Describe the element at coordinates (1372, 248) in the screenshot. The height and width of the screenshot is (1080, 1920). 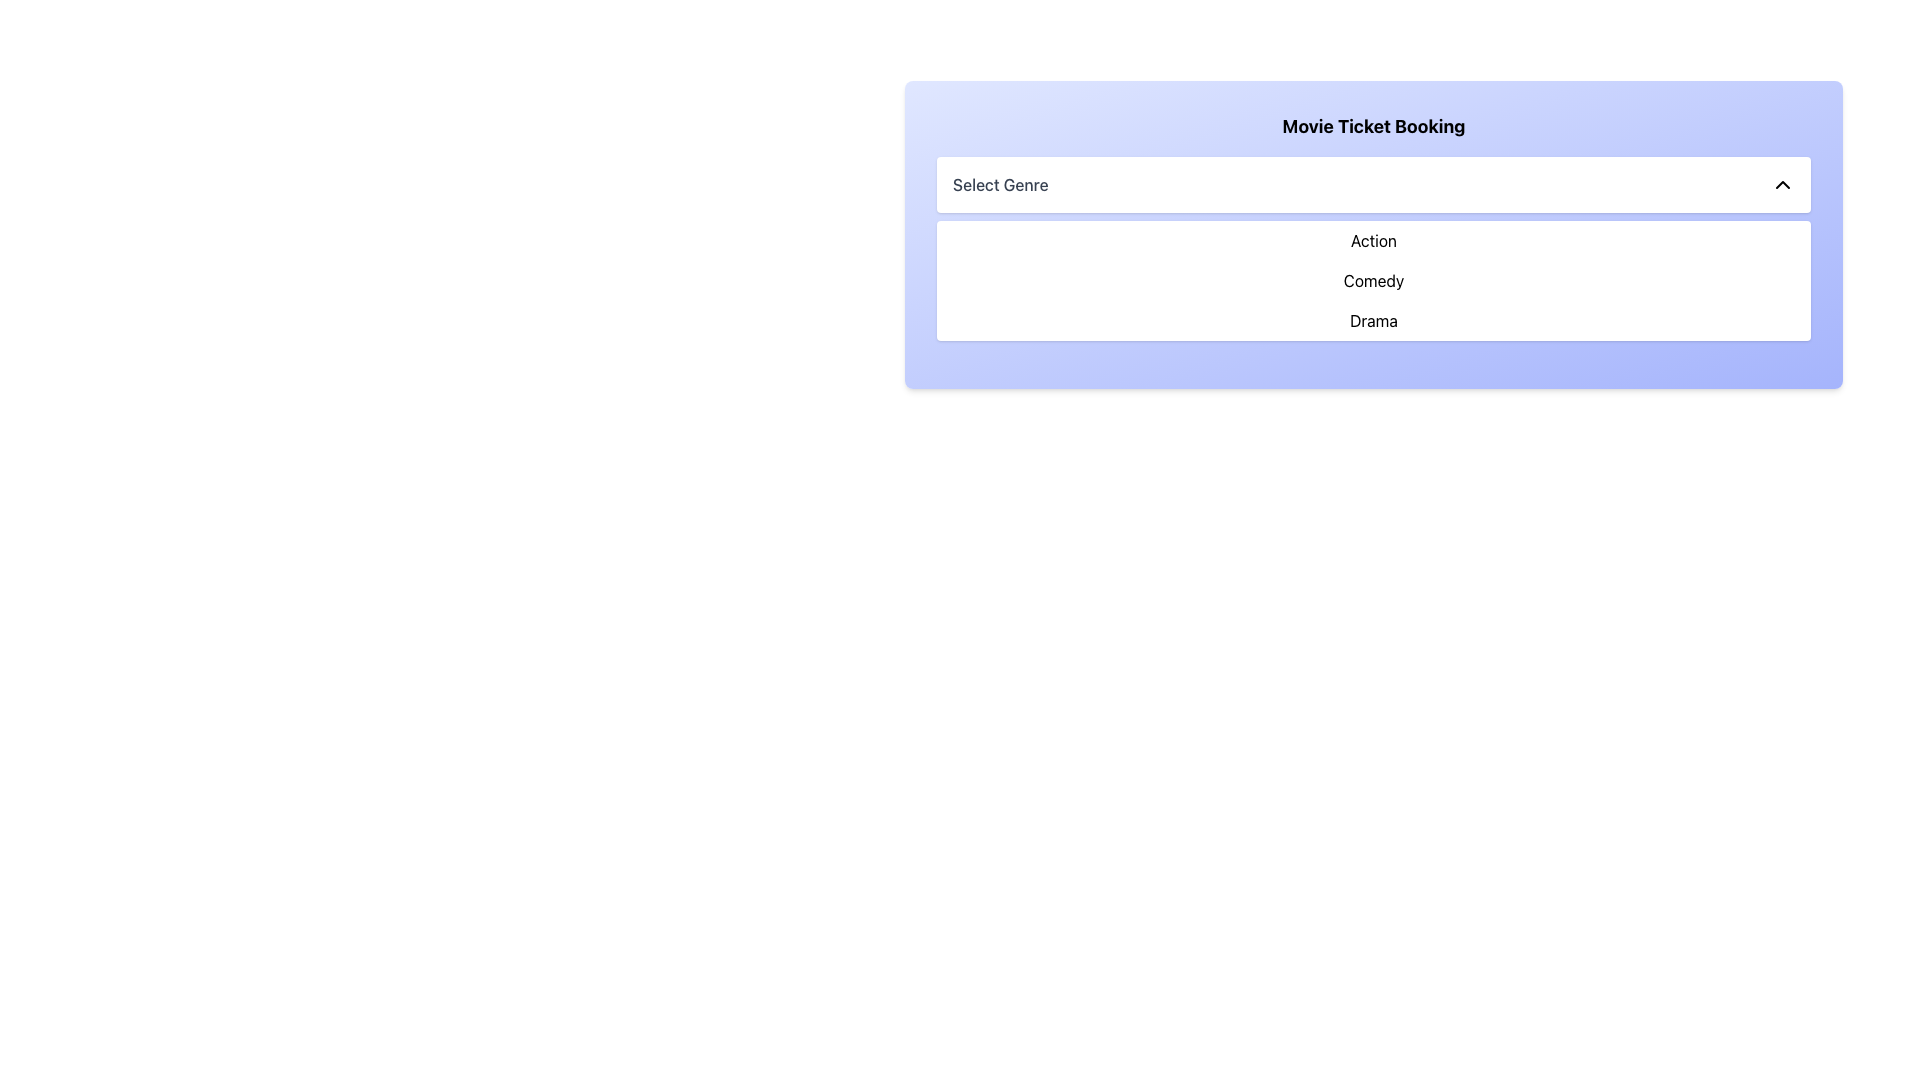
I see `the first selectable item 'Action' in the dropdown menu under the title 'Select Genre'` at that location.